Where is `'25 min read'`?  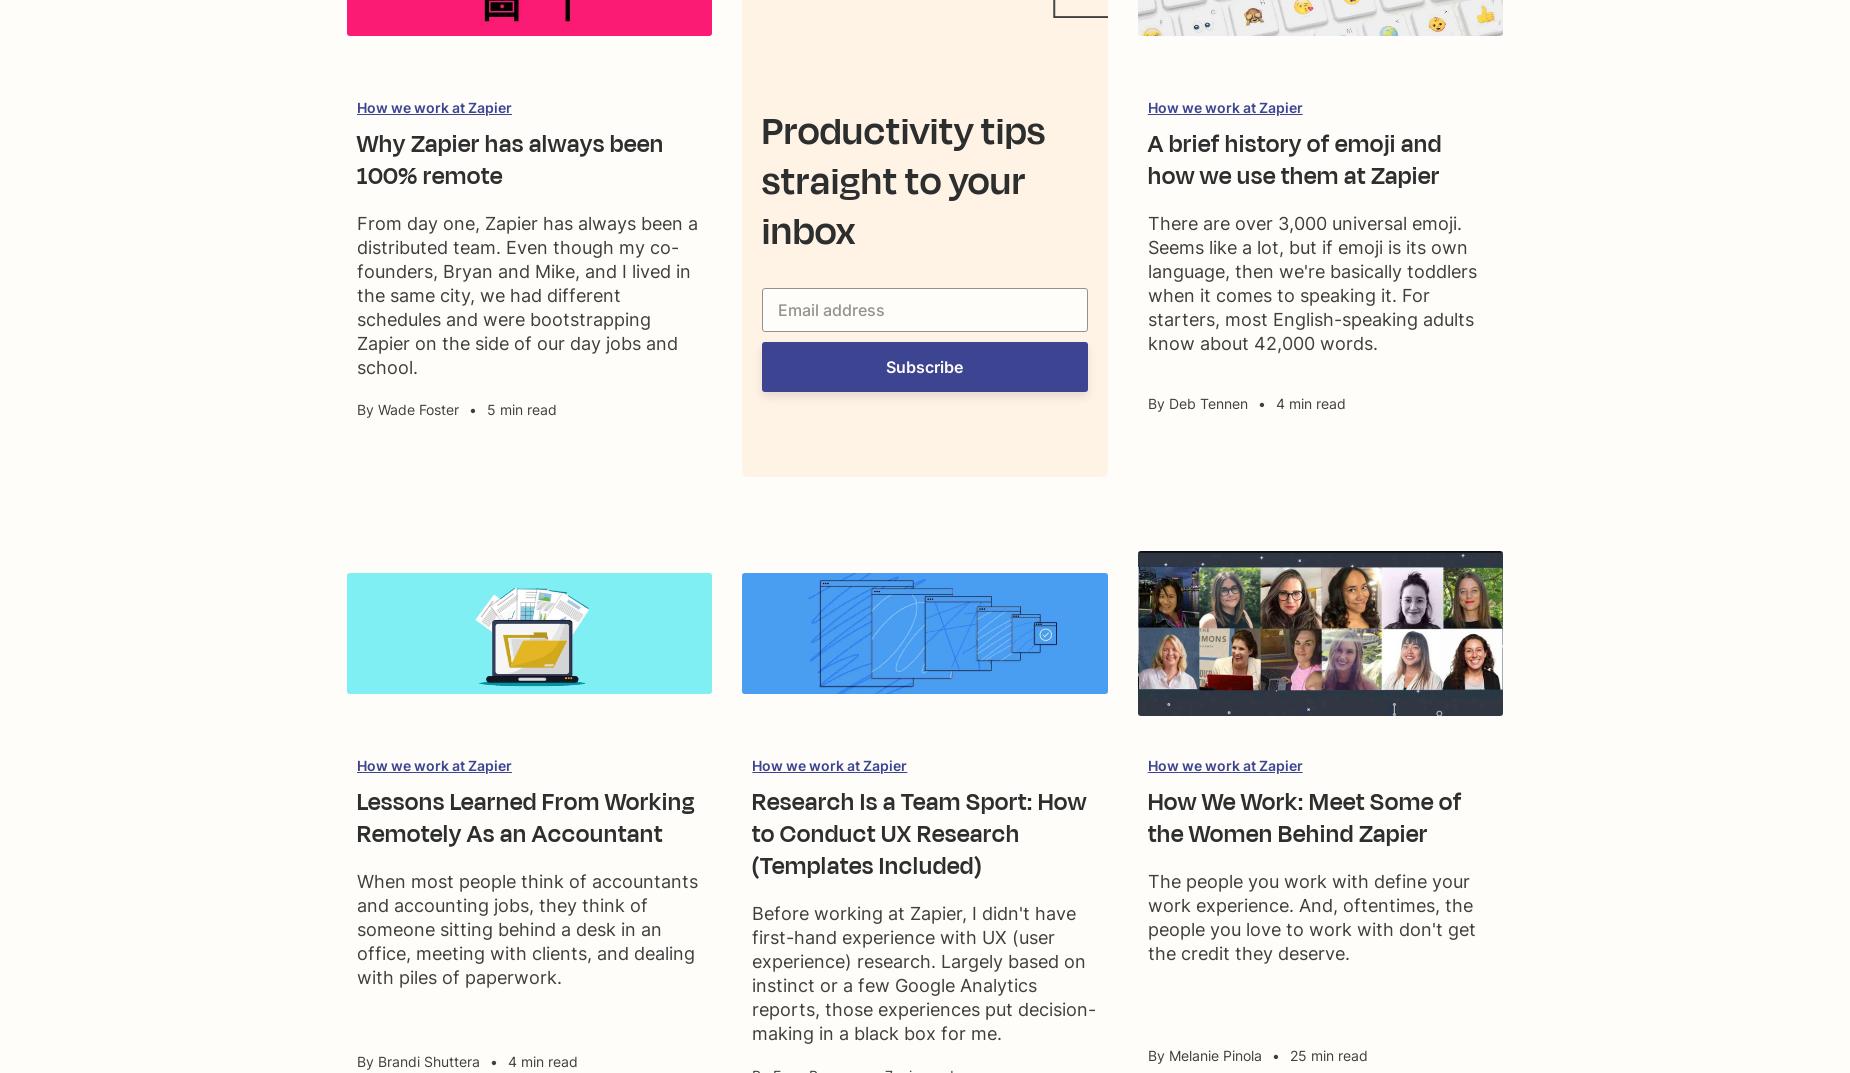
'25 min read' is located at coordinates (1326, 1055).